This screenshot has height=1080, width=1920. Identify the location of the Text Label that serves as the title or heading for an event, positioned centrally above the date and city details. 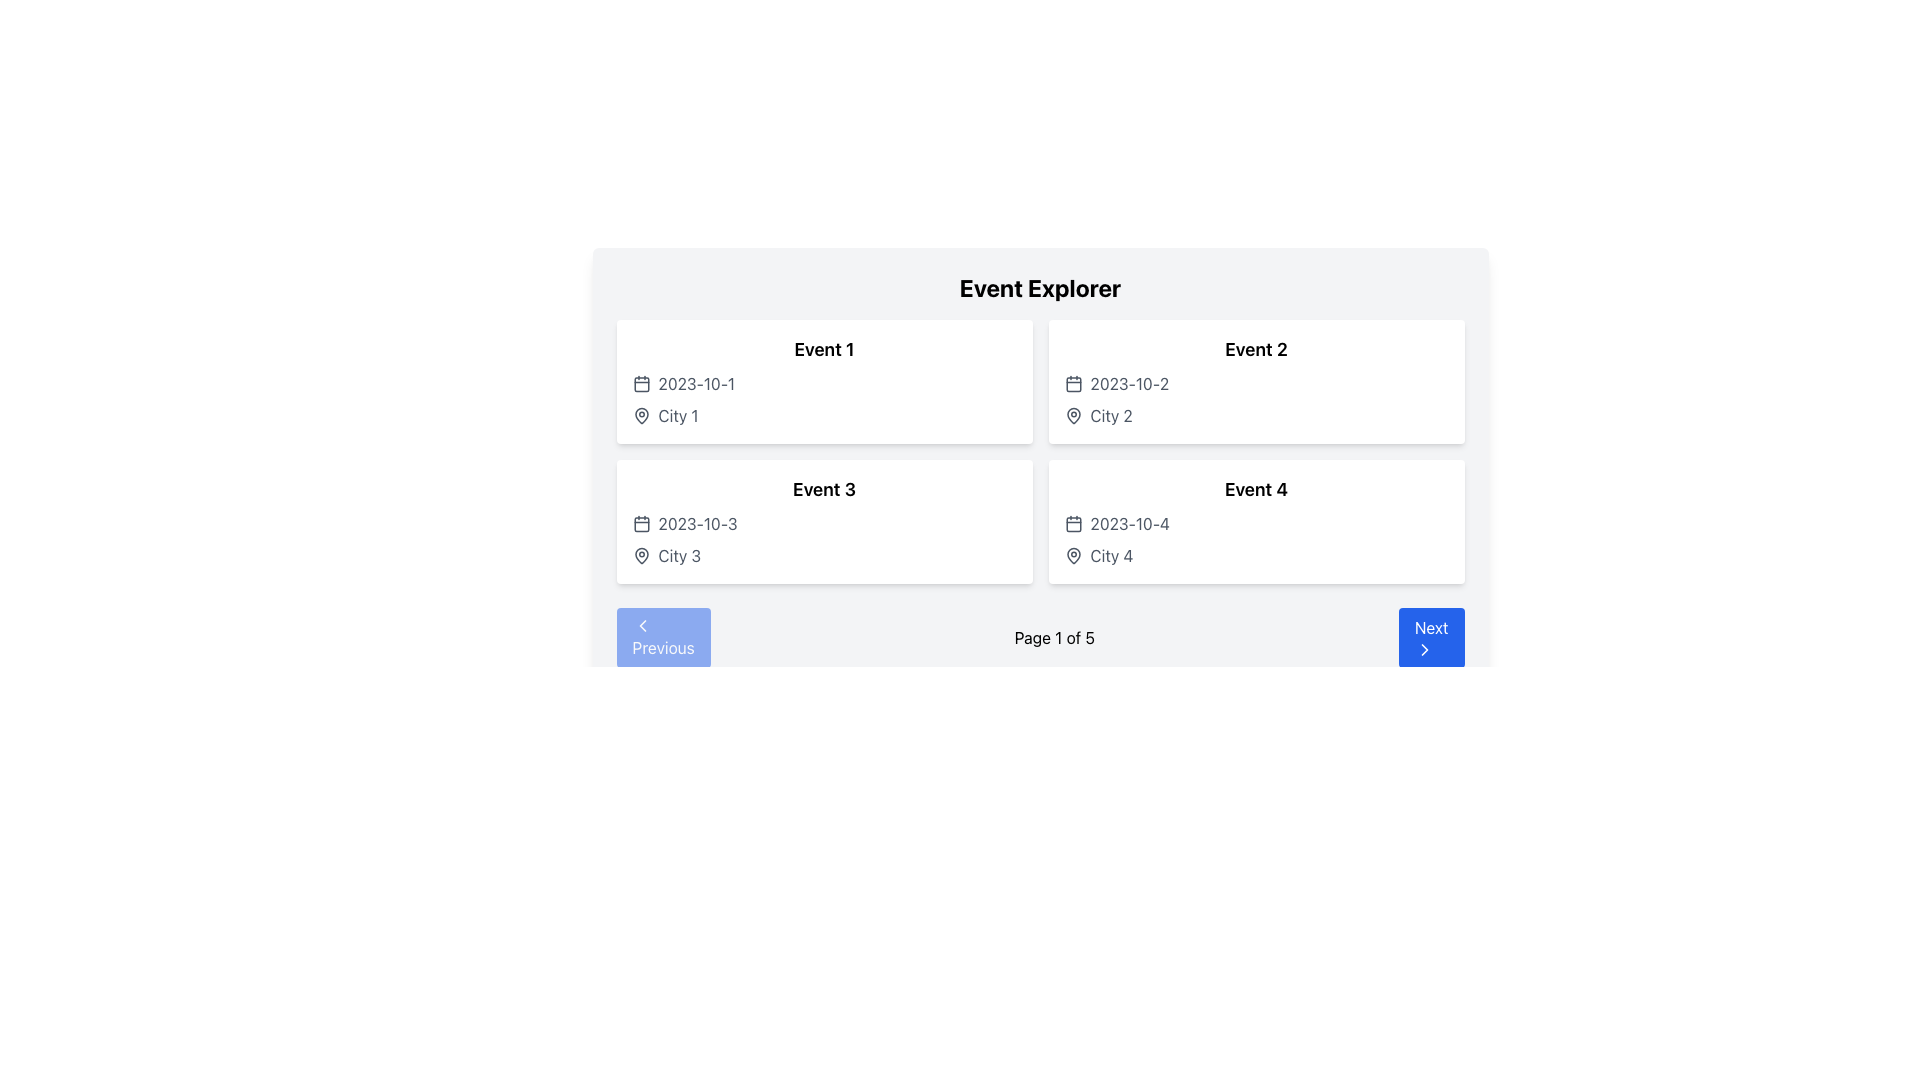
(824, 349).